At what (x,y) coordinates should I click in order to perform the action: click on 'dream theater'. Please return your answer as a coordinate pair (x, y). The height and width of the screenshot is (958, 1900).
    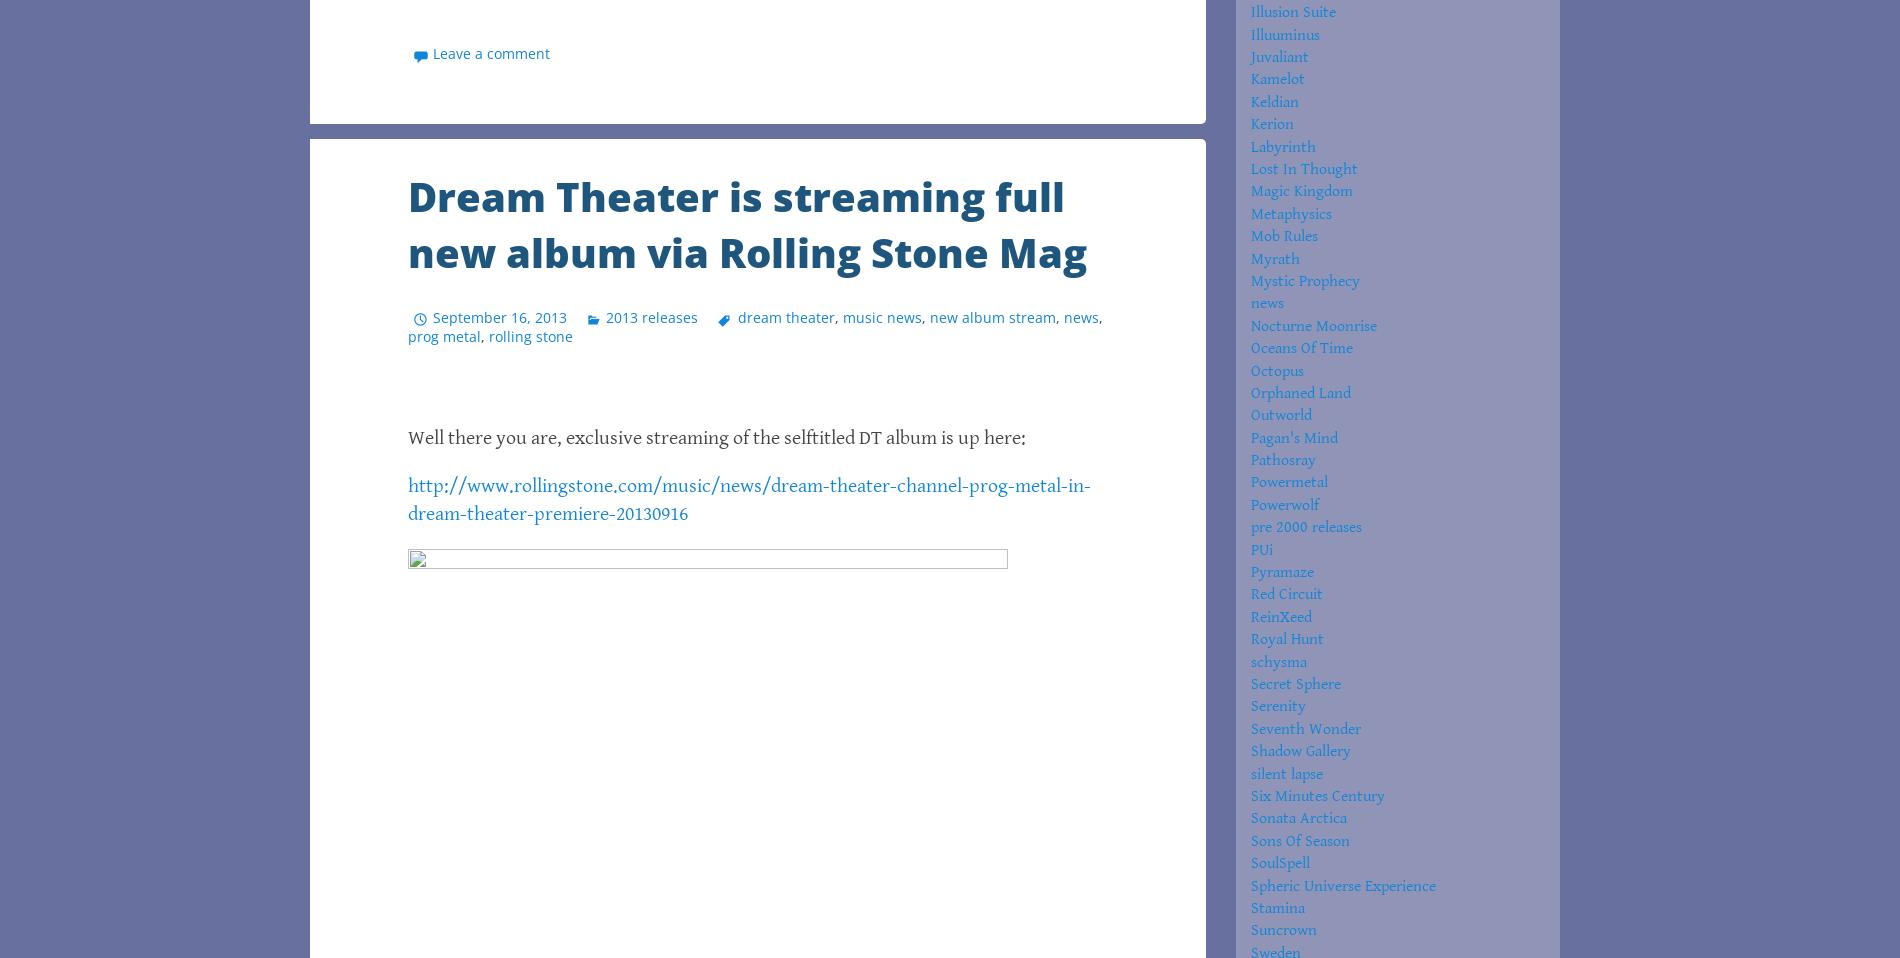
    Looking at the image, I should click on (784, 316).